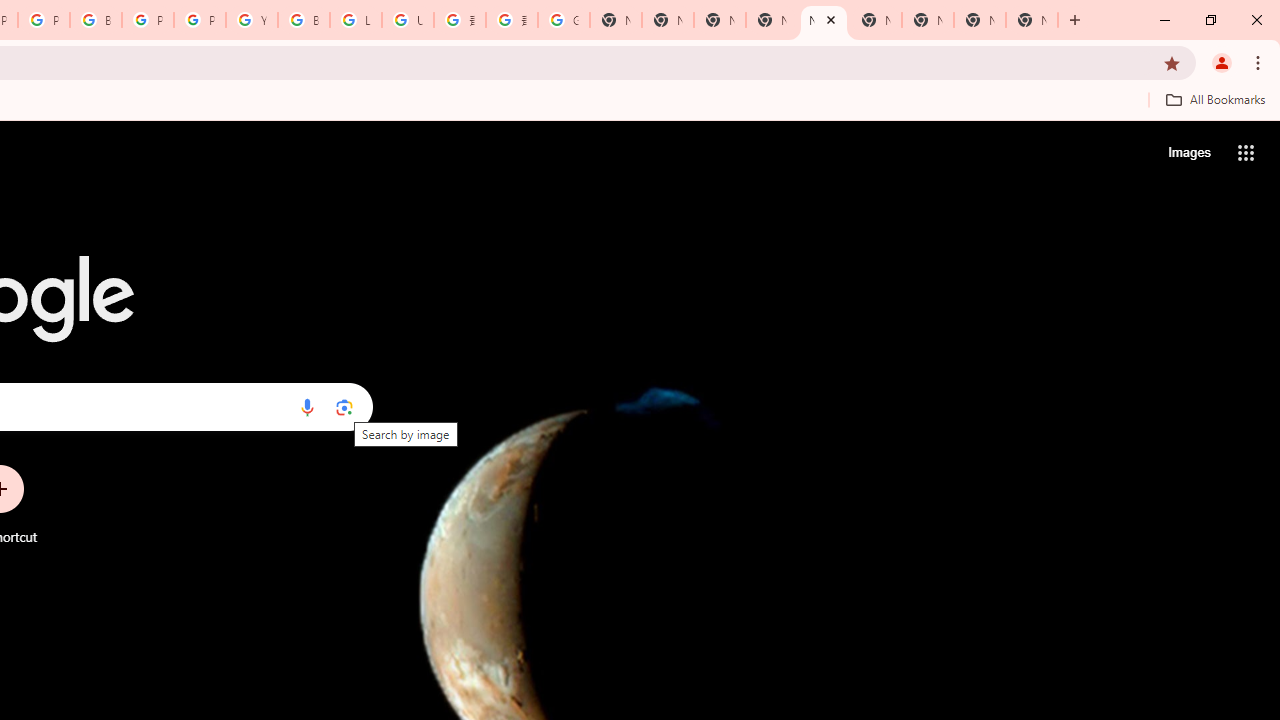  Describe the element at coordinates (562, 20) in the screenshot. I see `'Google Images'` at that location.